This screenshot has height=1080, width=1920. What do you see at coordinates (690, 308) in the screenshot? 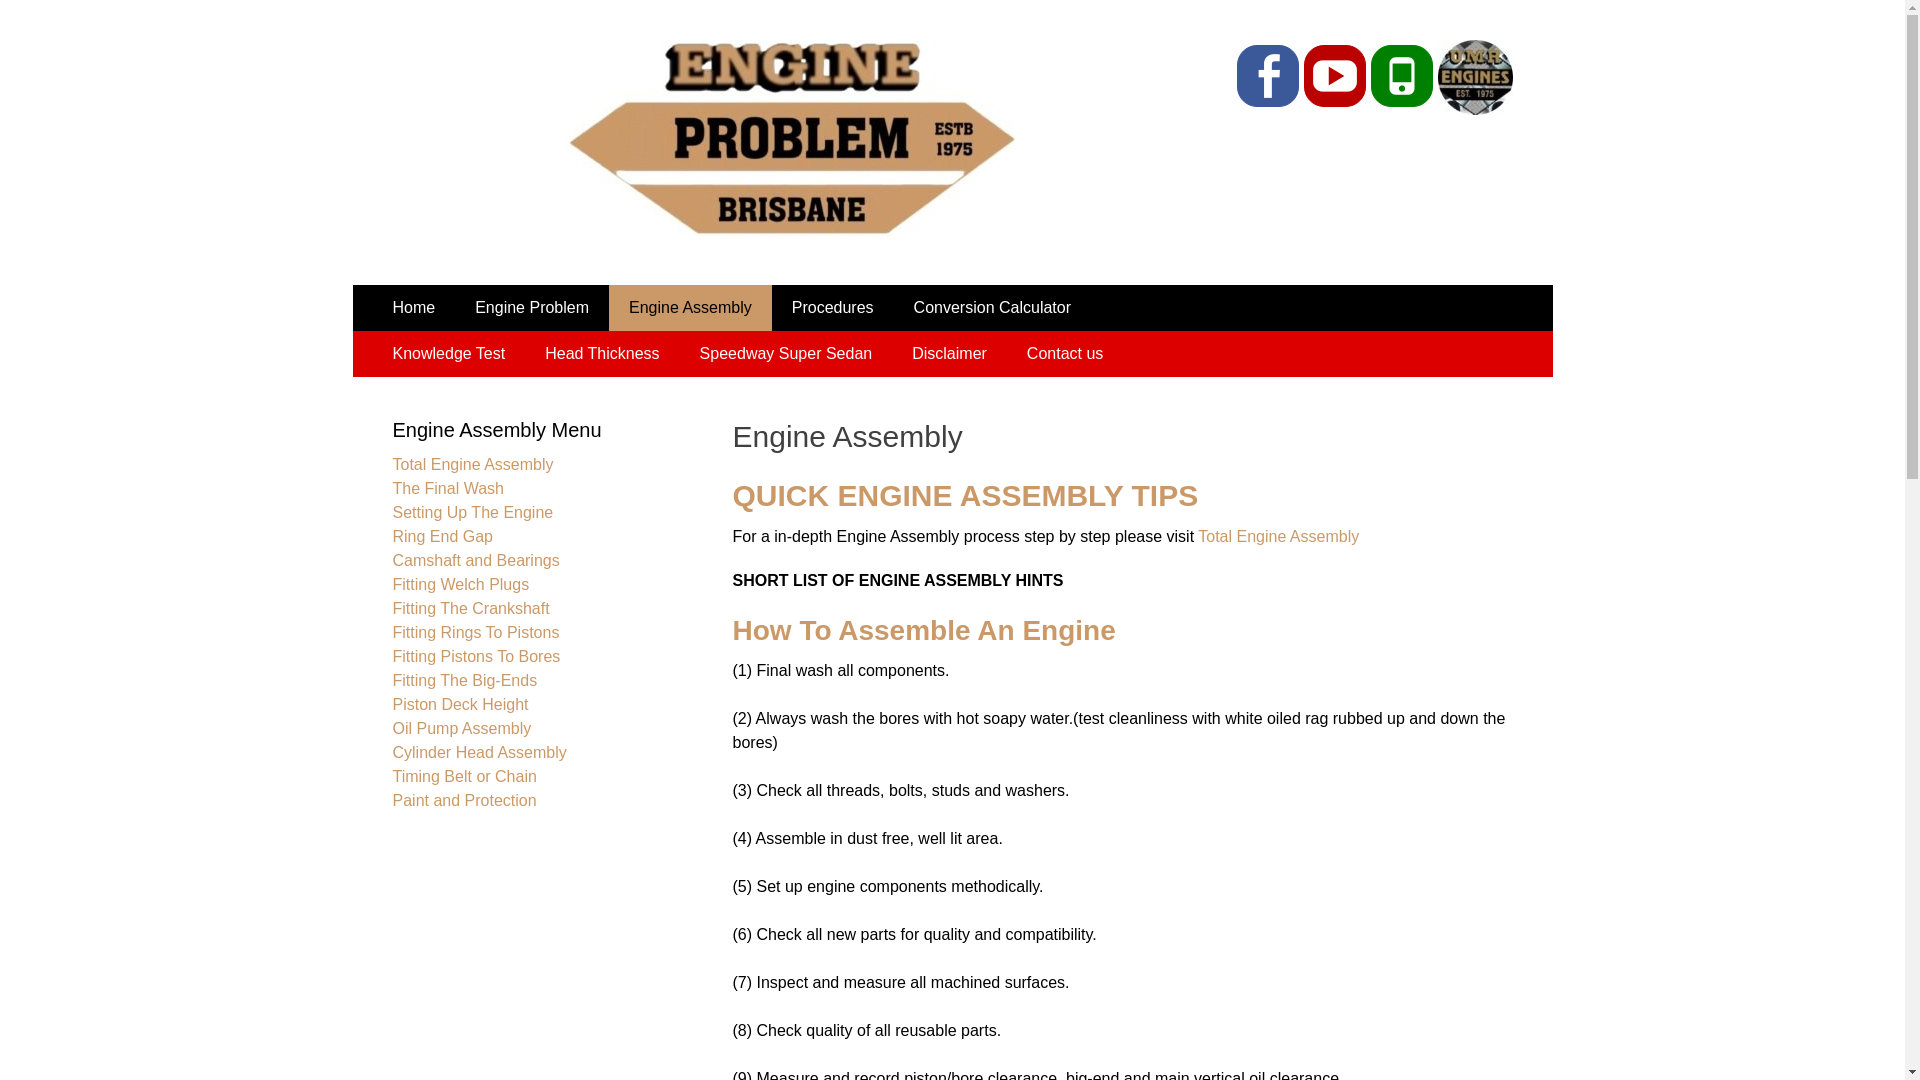
I see `'Engine Assembly'` at bounding box center [690, 308].